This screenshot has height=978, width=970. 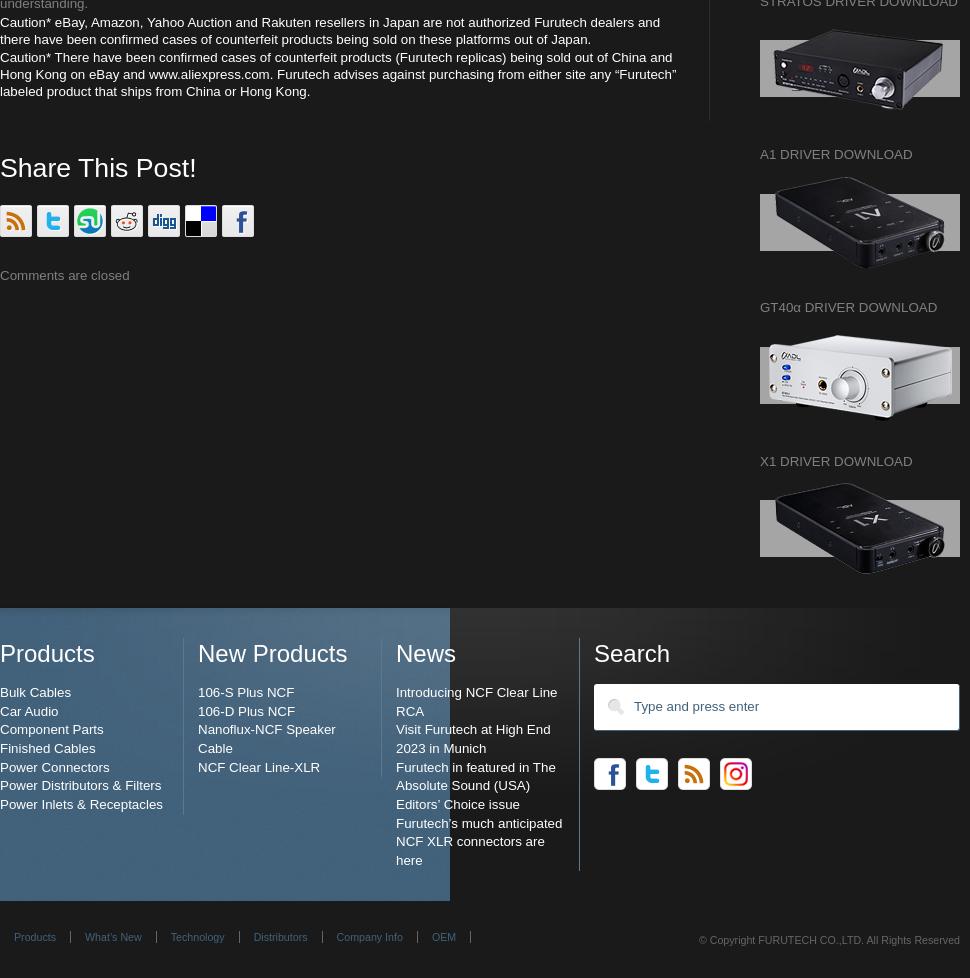 What do you see at coordinates (79, 784) in the screenshot?
I see `'Power Distributors & Filters'` at bounding box center [79, 784].